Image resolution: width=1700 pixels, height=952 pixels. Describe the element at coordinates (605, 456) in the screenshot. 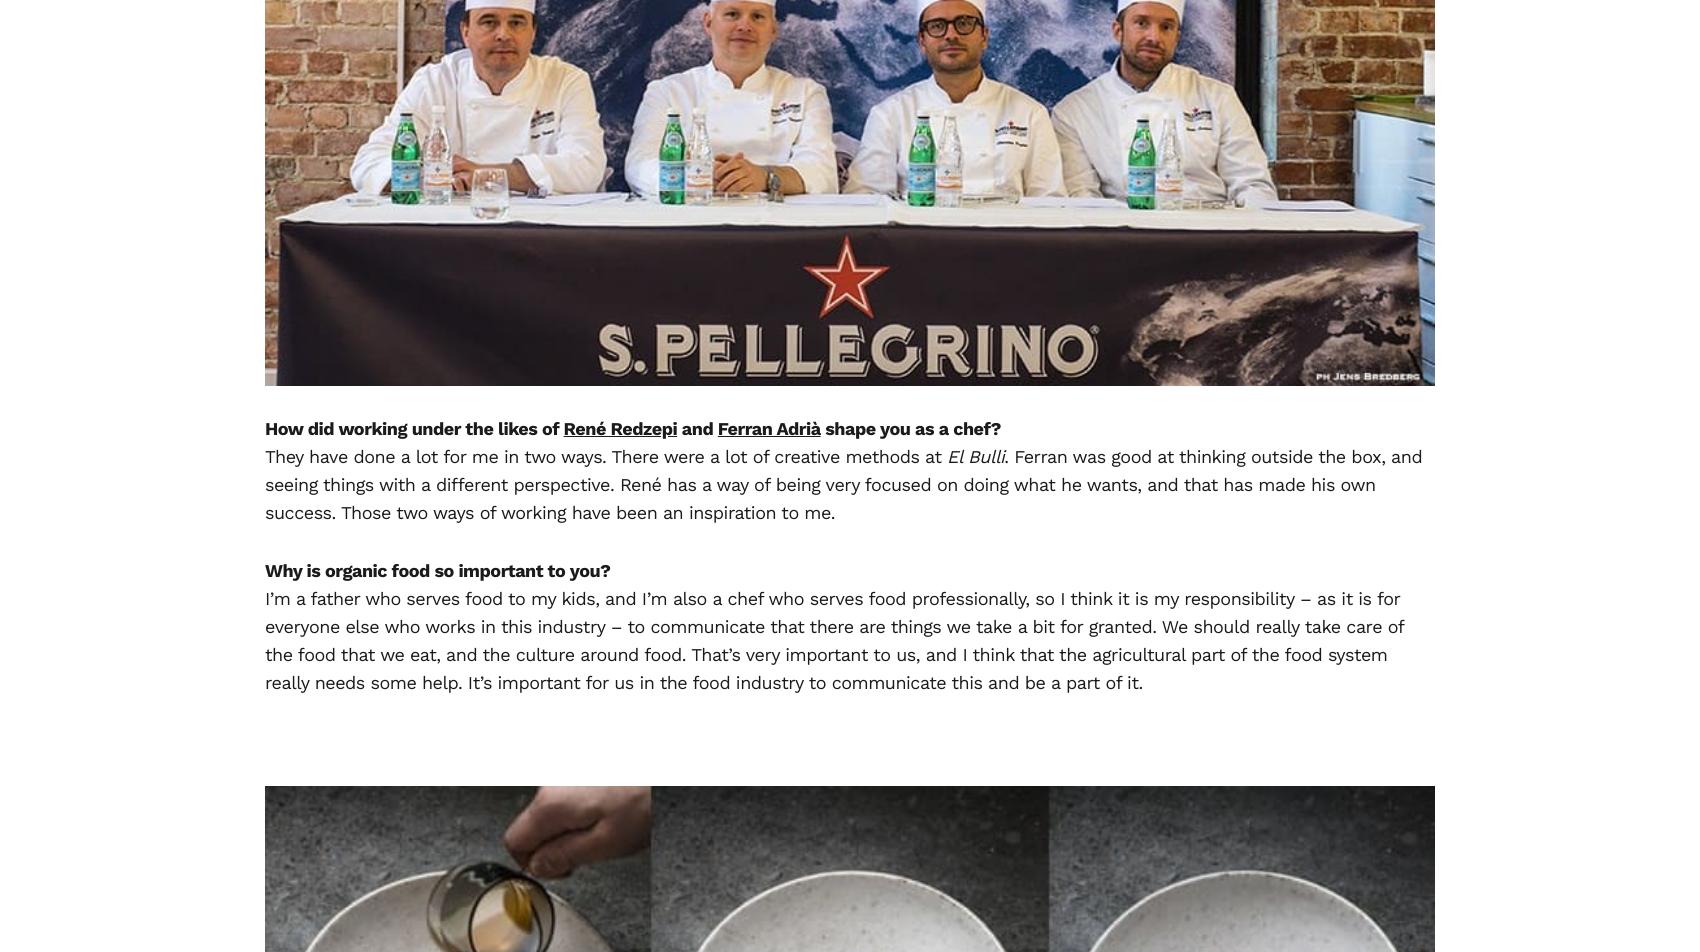

I see `'They have done a lot for me in two ways. There were a lot of creative methods at'` at that location.